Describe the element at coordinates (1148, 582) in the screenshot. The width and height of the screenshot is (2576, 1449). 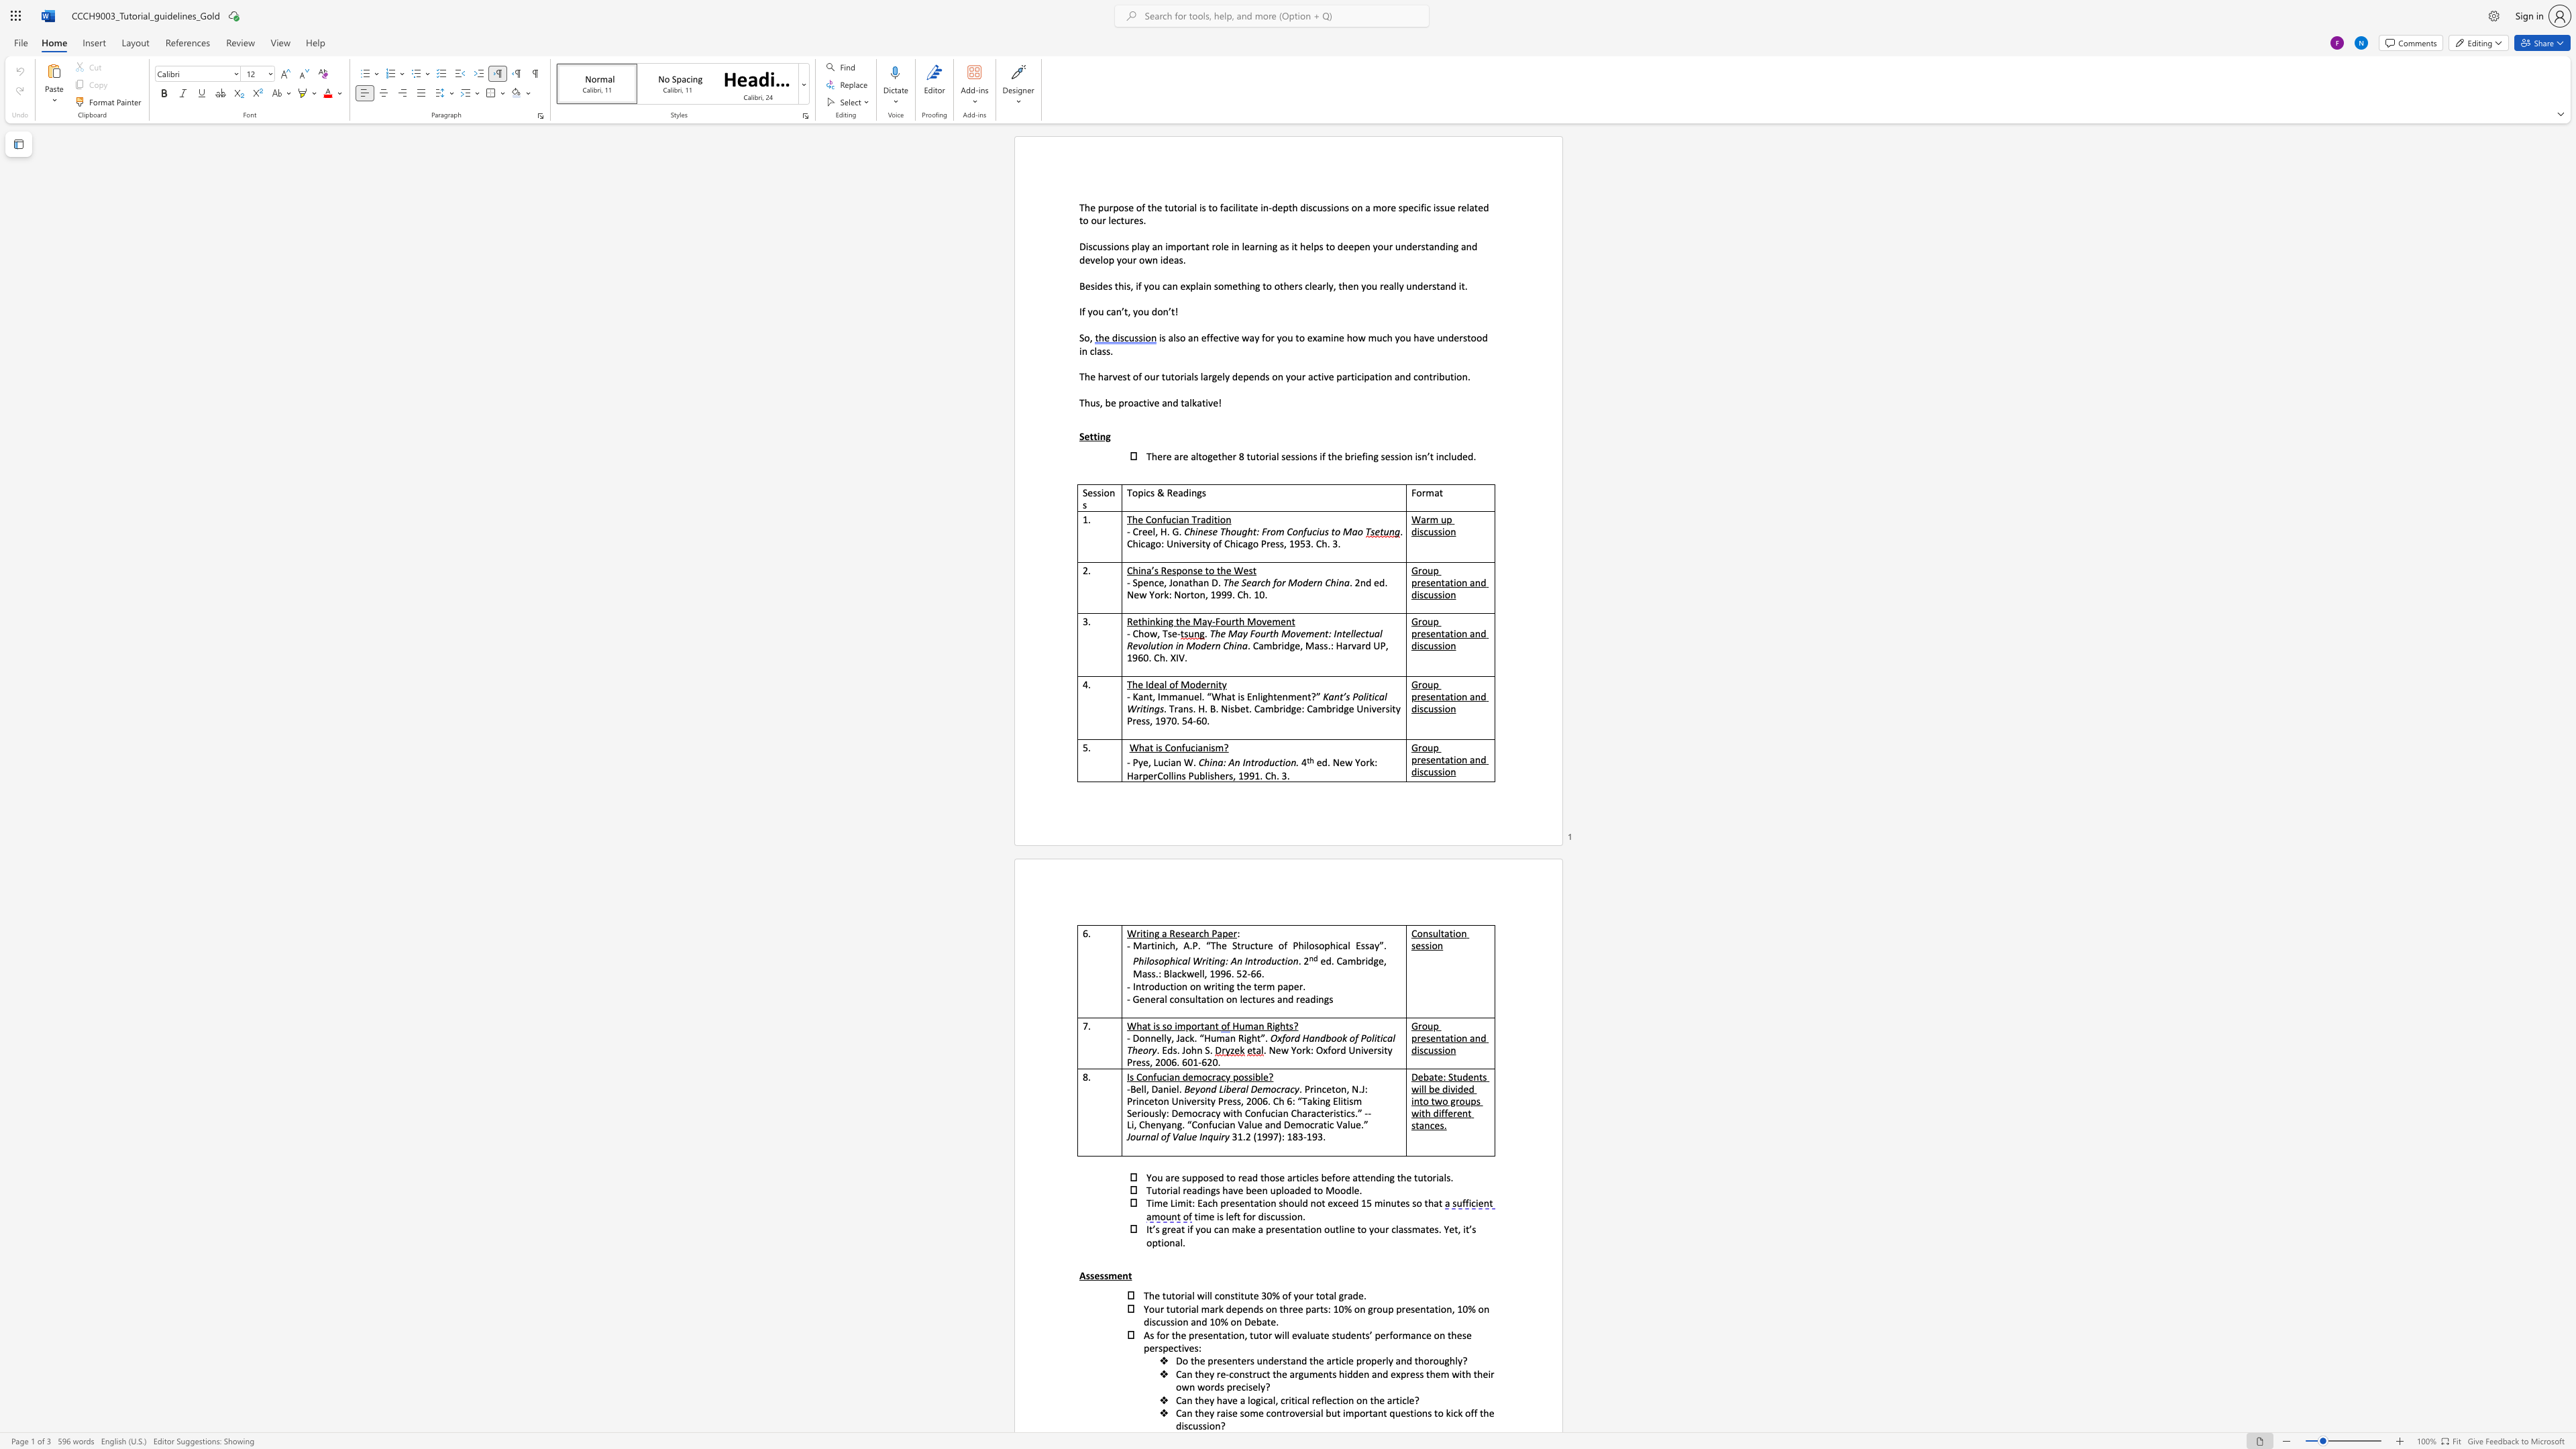
I see `the subset text "nce, Jonath" within the text "- Spence, Jonathan D."` at that location.